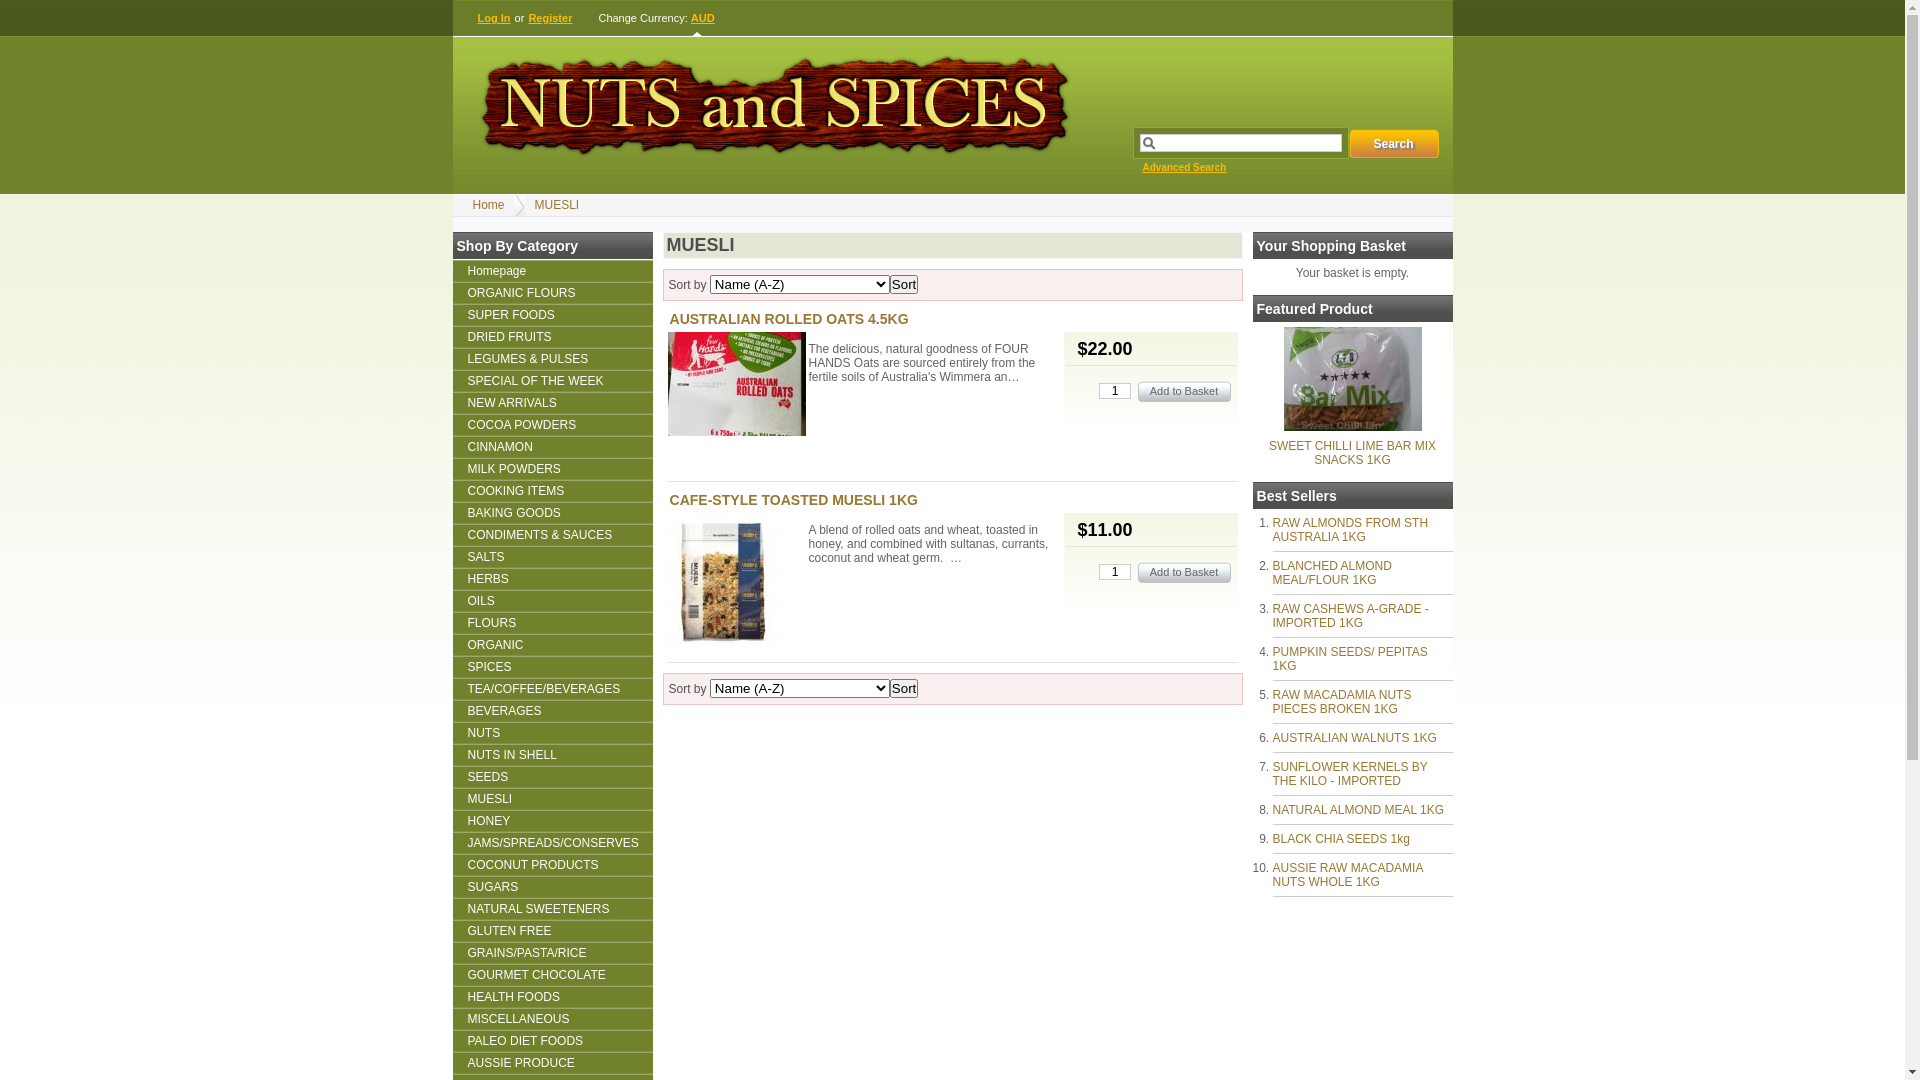 Image resolution: width=1920 pixels, height=1080 pixels. I want to click on 'BLACK CHIA SEEDS 1kg', so click(1340, 839).